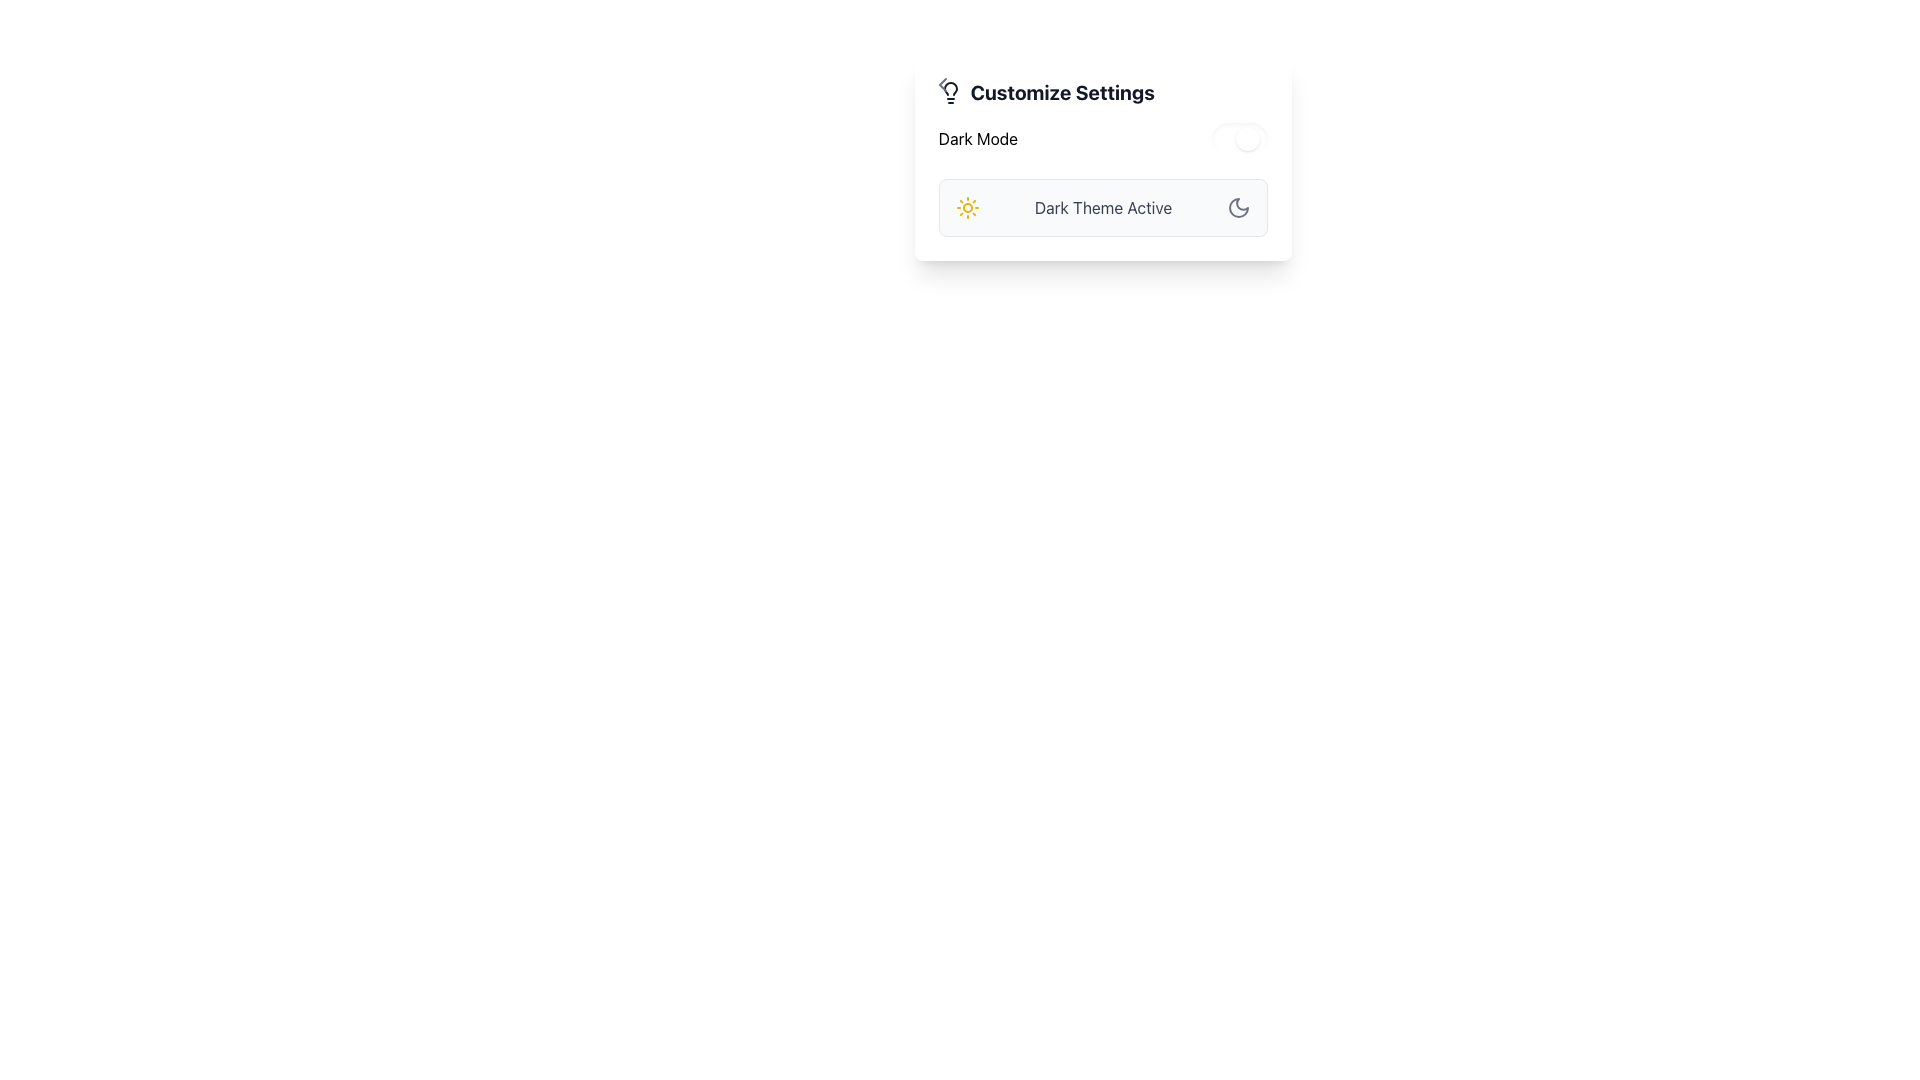 This screenshot has height=1080, width=1920. What do you see at coordinates (941, 82) in the screenshot?
I see `the back navigation button located at the top-left of the 'Customize Settings' card to change its color` at bounding box center [941, 82].